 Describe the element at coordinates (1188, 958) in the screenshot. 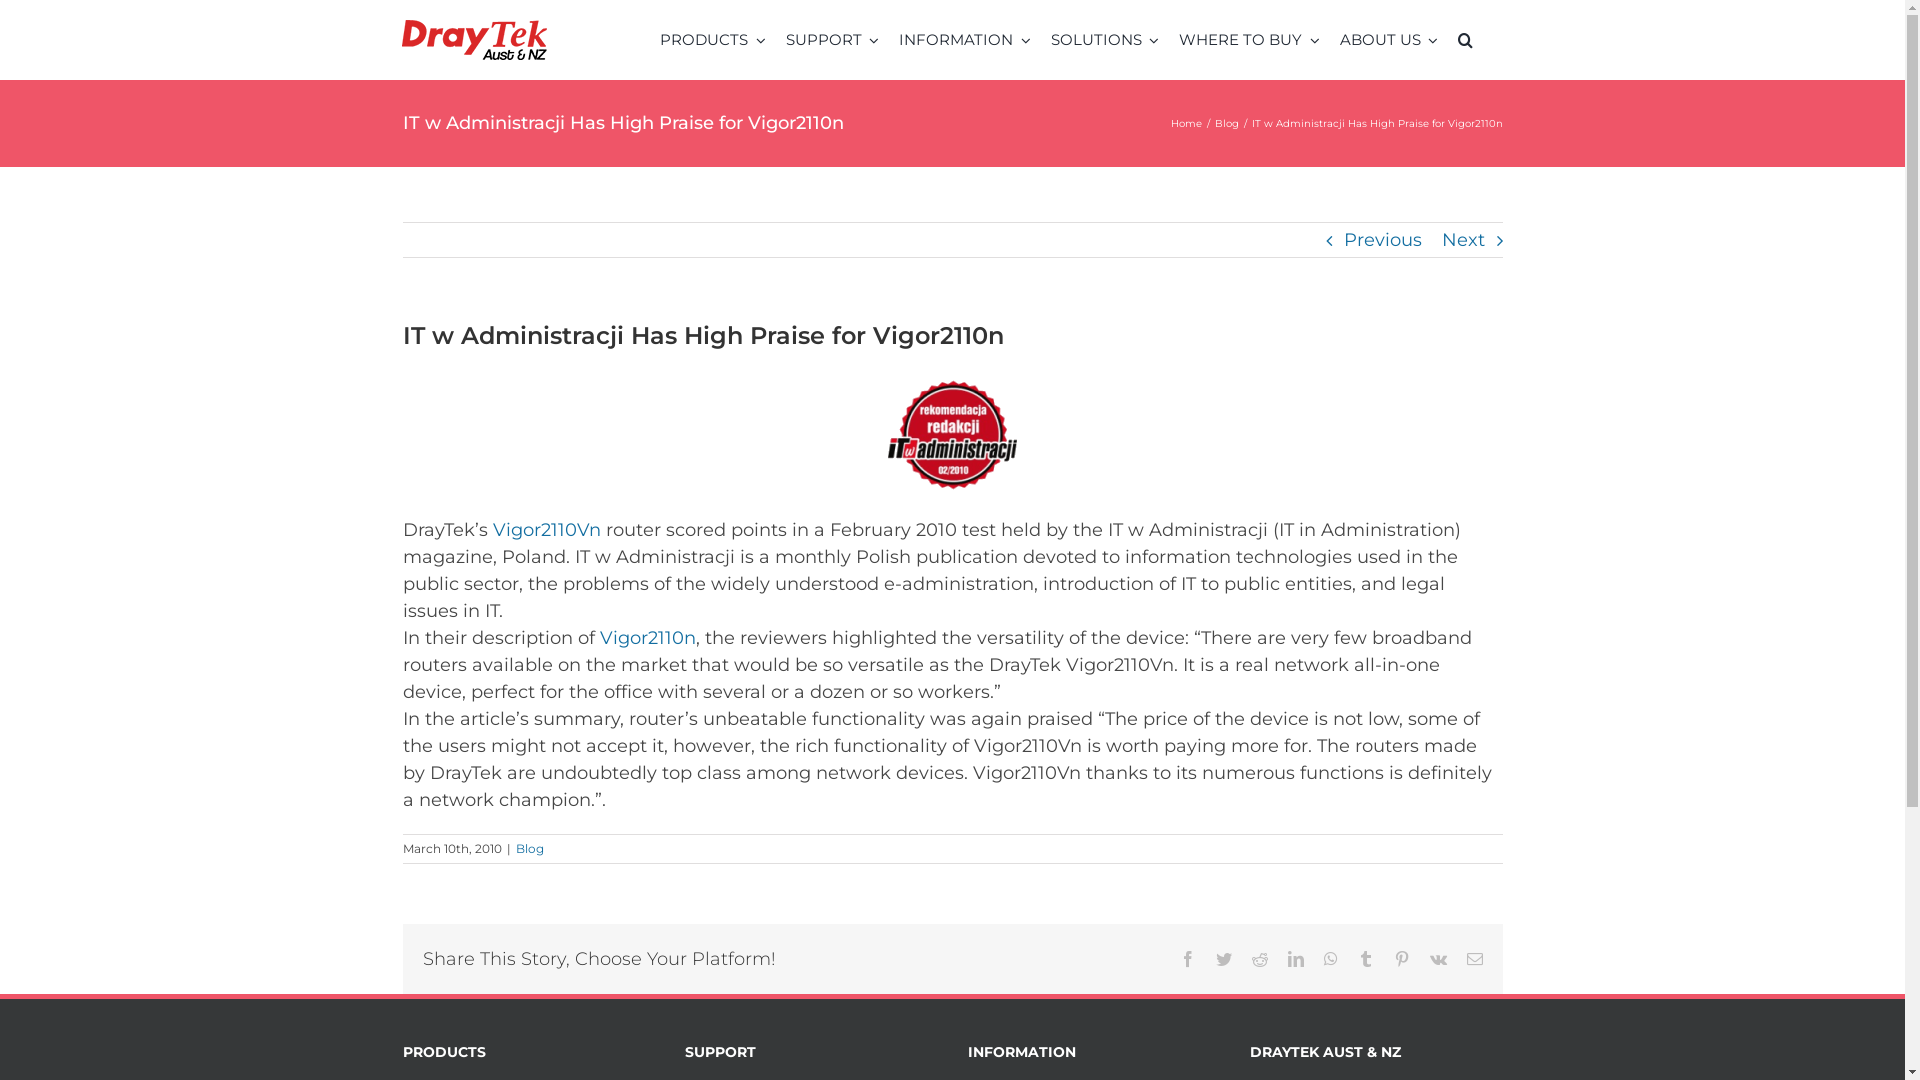

I see `'Facebook'` at that location.